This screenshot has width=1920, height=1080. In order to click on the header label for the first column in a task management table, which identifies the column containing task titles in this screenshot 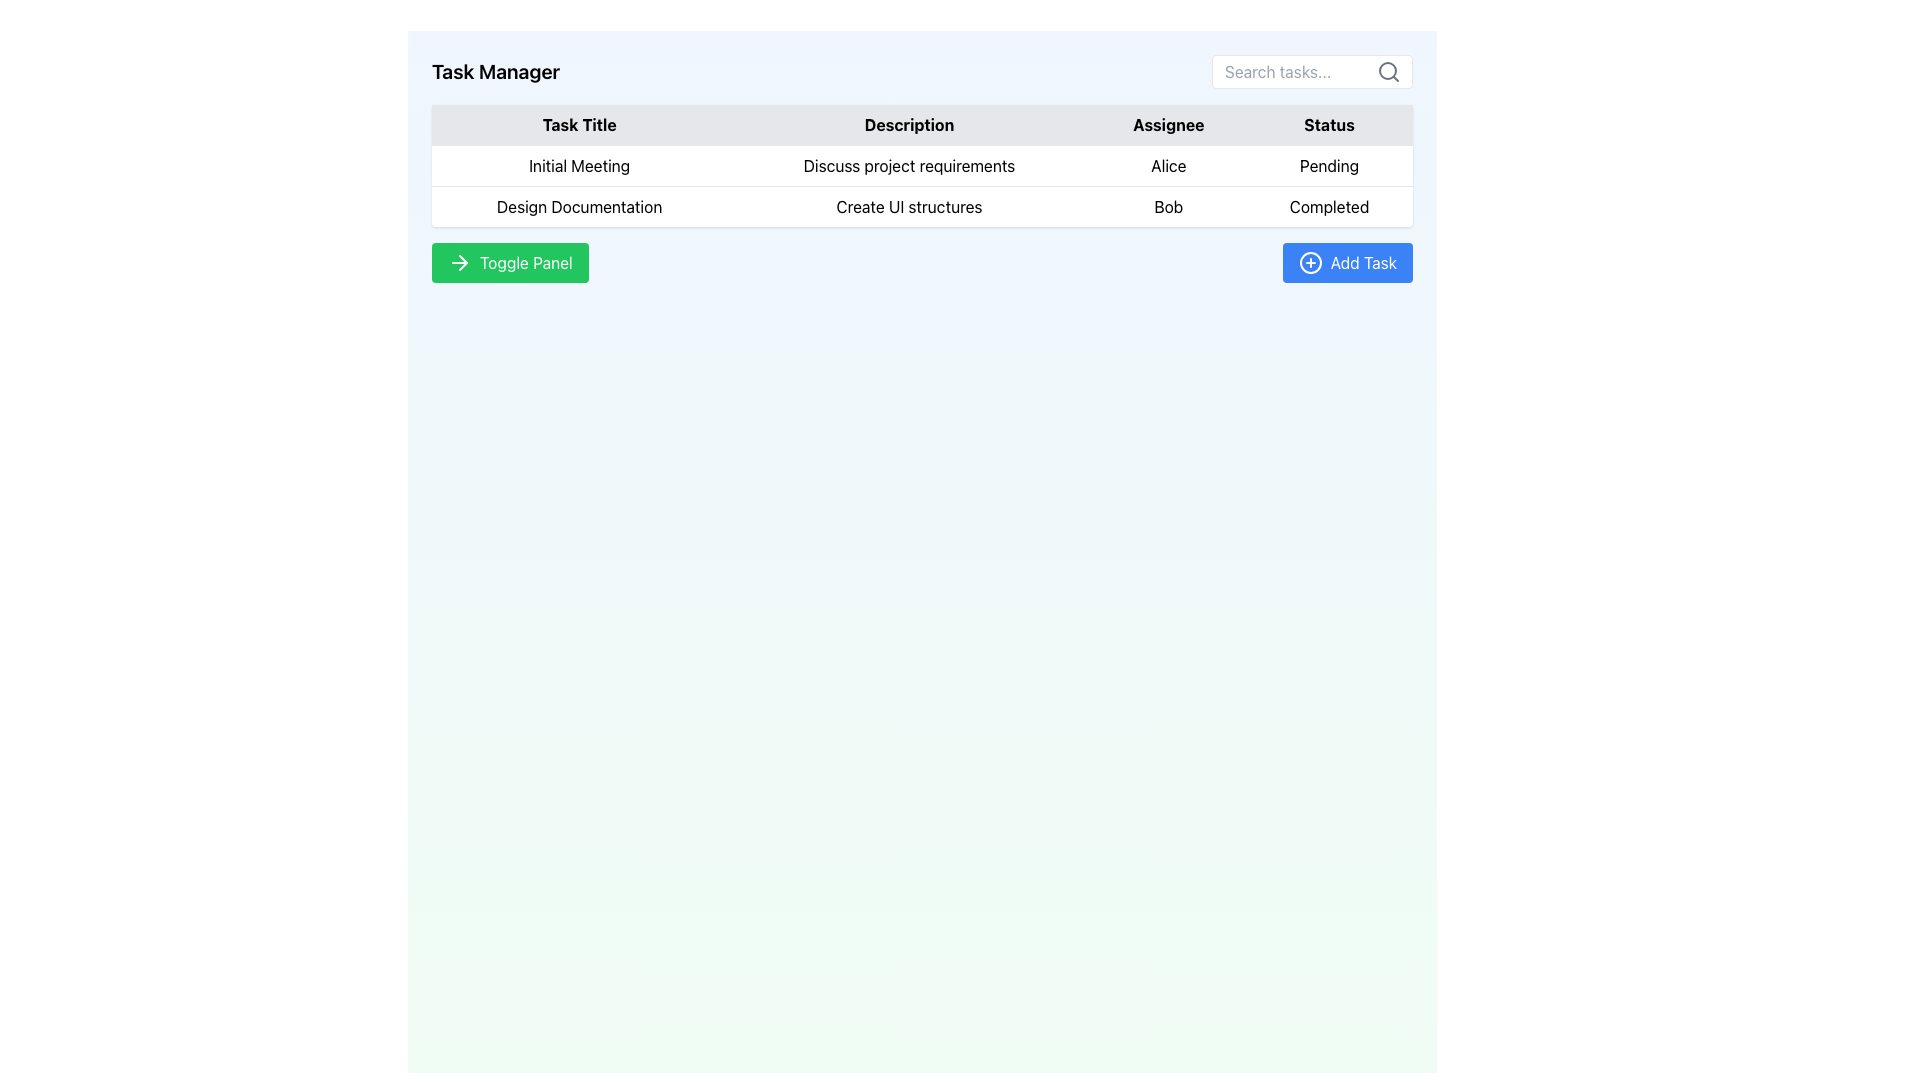, I will do `click(578, 125)`.